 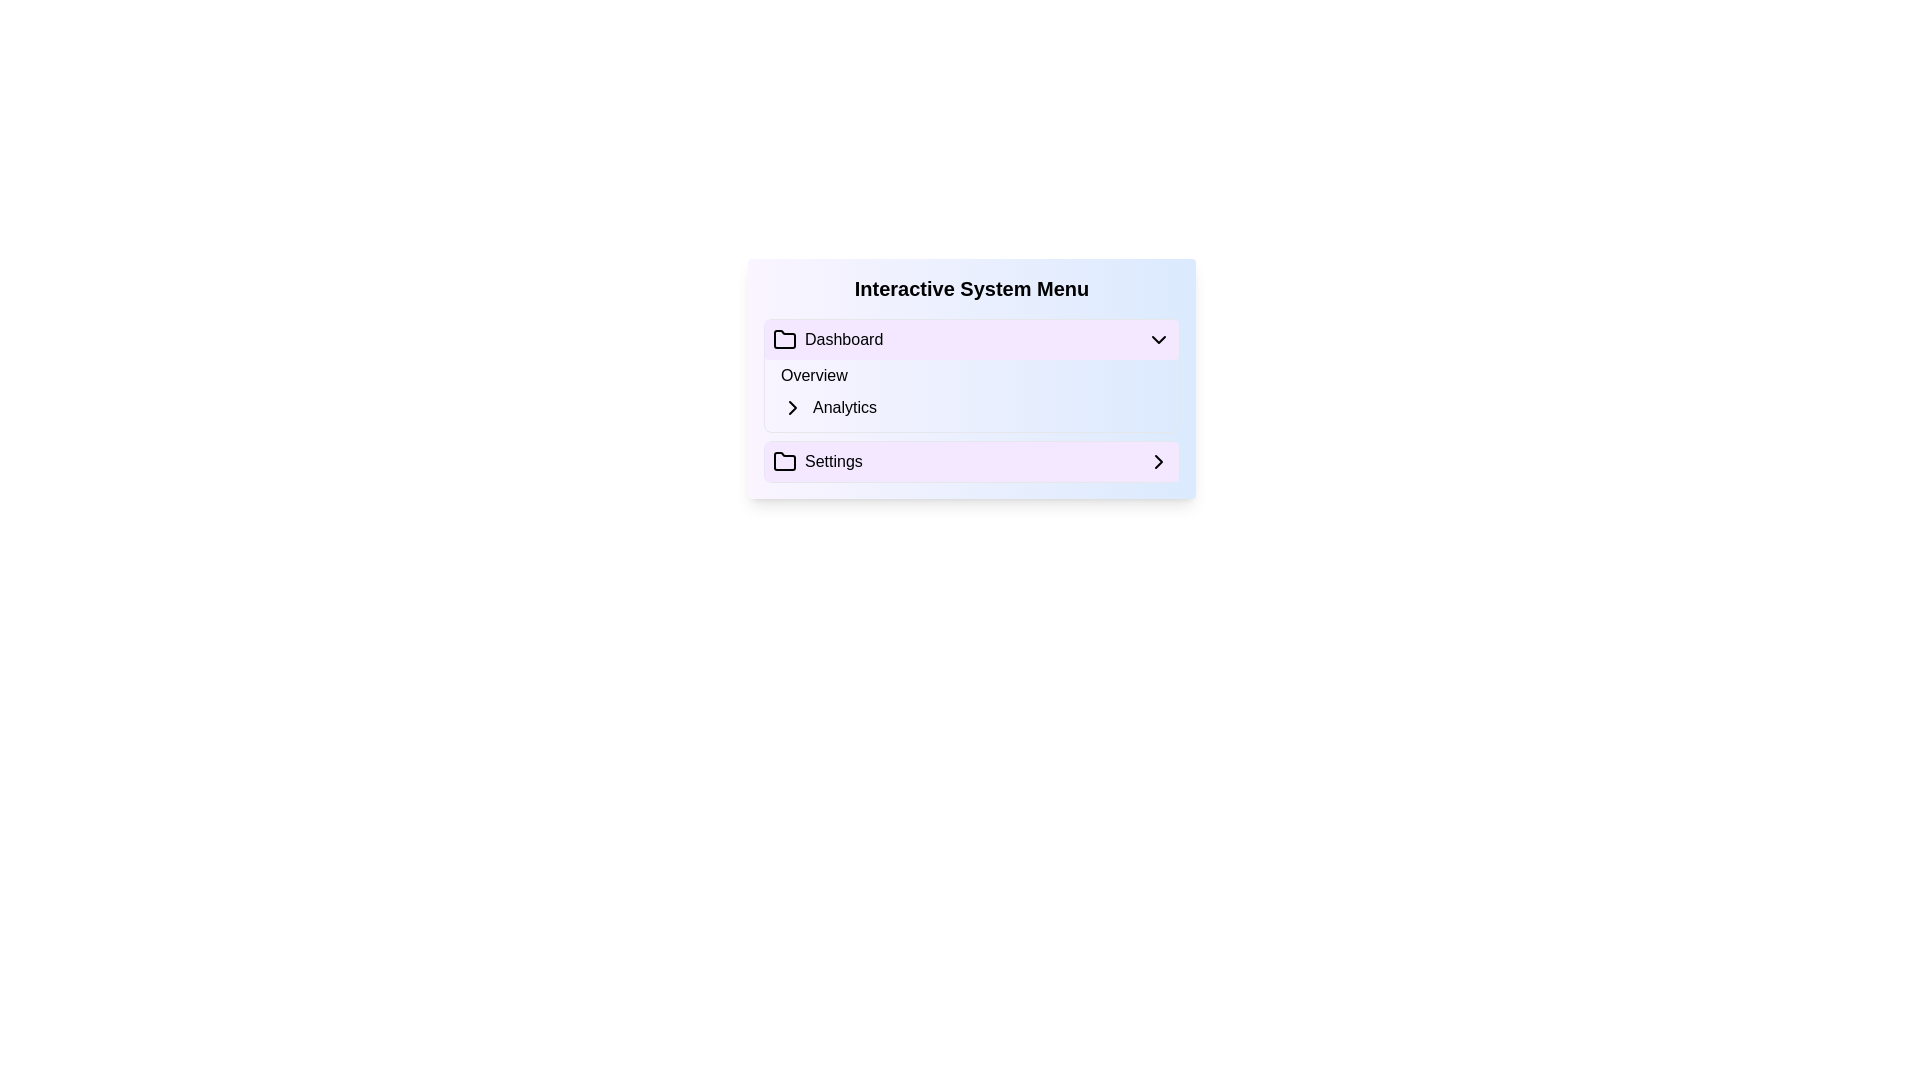 I want to click on the 'Dashboard' text label, which is displayed in bold and located next to a folder icon in the upper part of the 'Interactive System Menu', so click(x=844, y=338).